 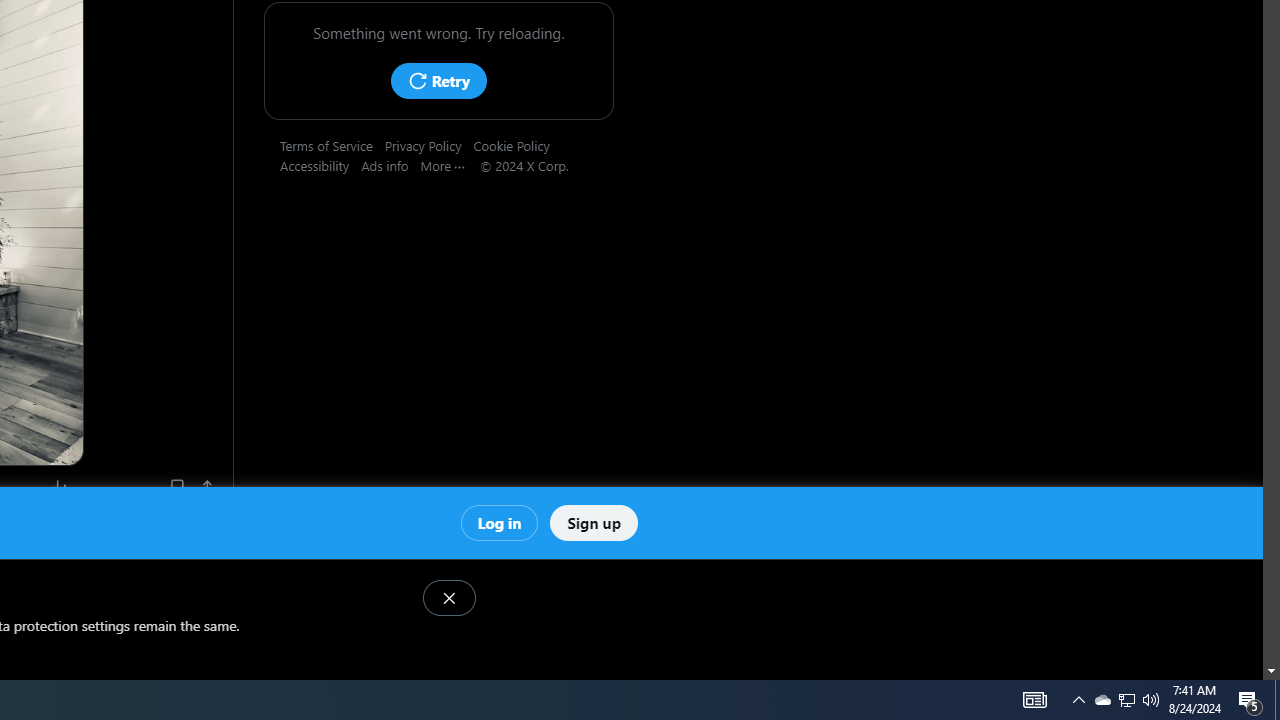 What do you see at coordinates (208, 487) in the screenshot?
I see `'Share post'` at bounding box center [208, 487].